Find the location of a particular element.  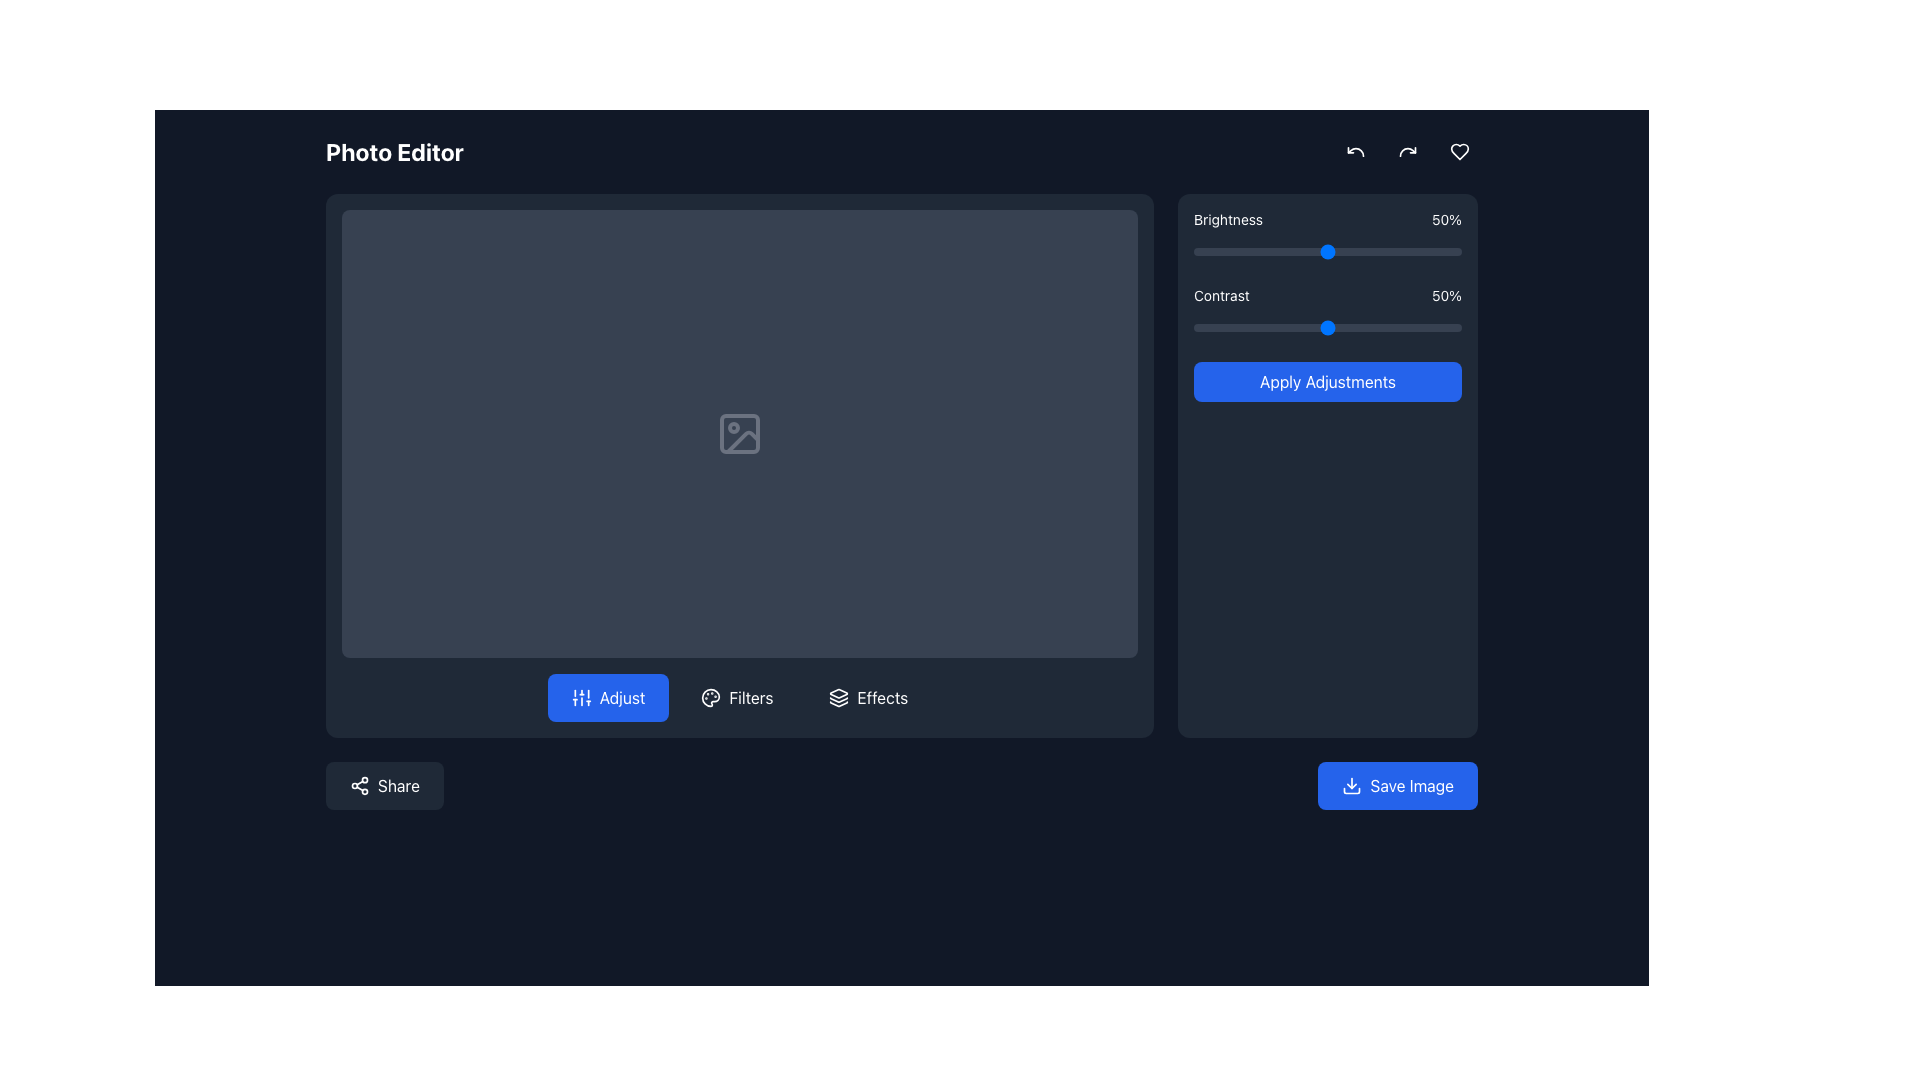

the decorative icon resembling a painter's palette, which is located within the 'Filters' button group, positioned to the right of the 'Adjust' button and to the left of the 'Effects' button is located at coordinates (711, 696).